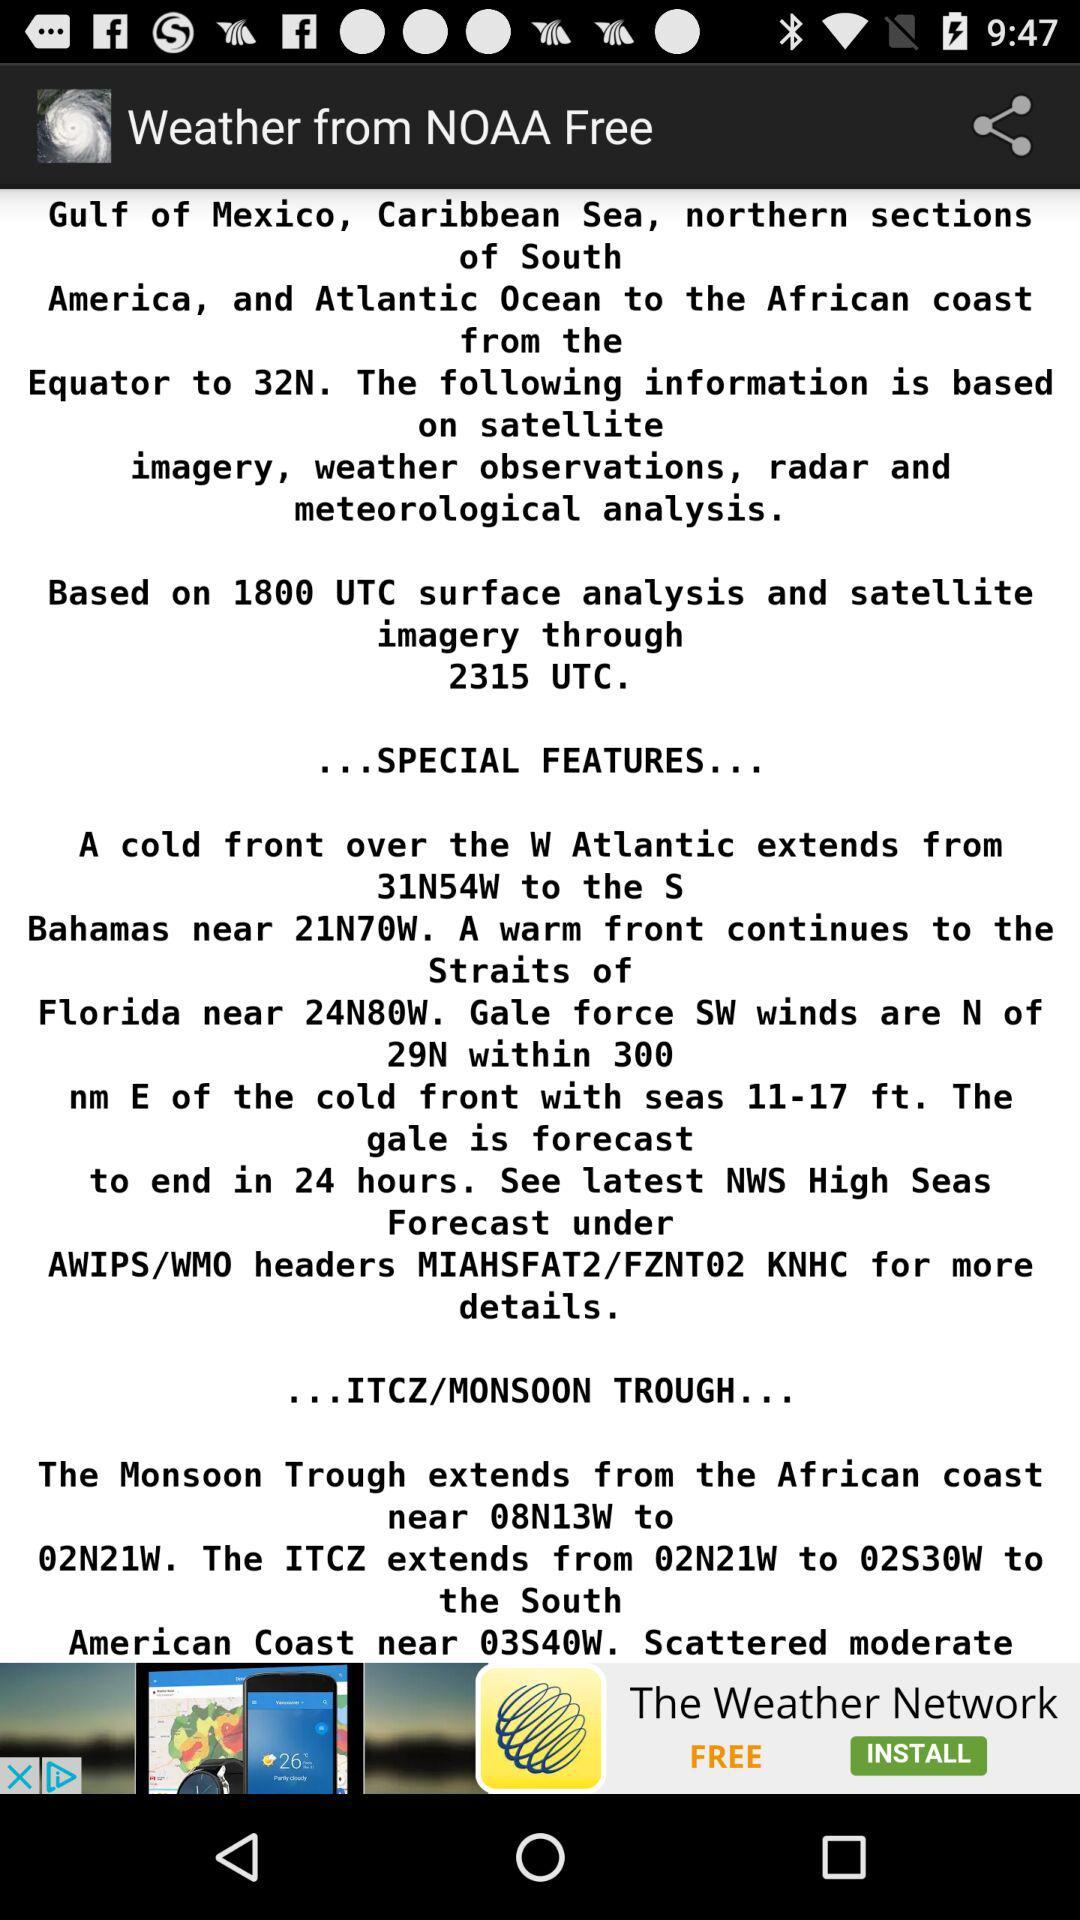 The width and height of the screenshot is (1080, 1920). What do you see at coordinates (540, 1727) in the screenshot?
I see `open advertisement` at bounding box center [540, 1727].